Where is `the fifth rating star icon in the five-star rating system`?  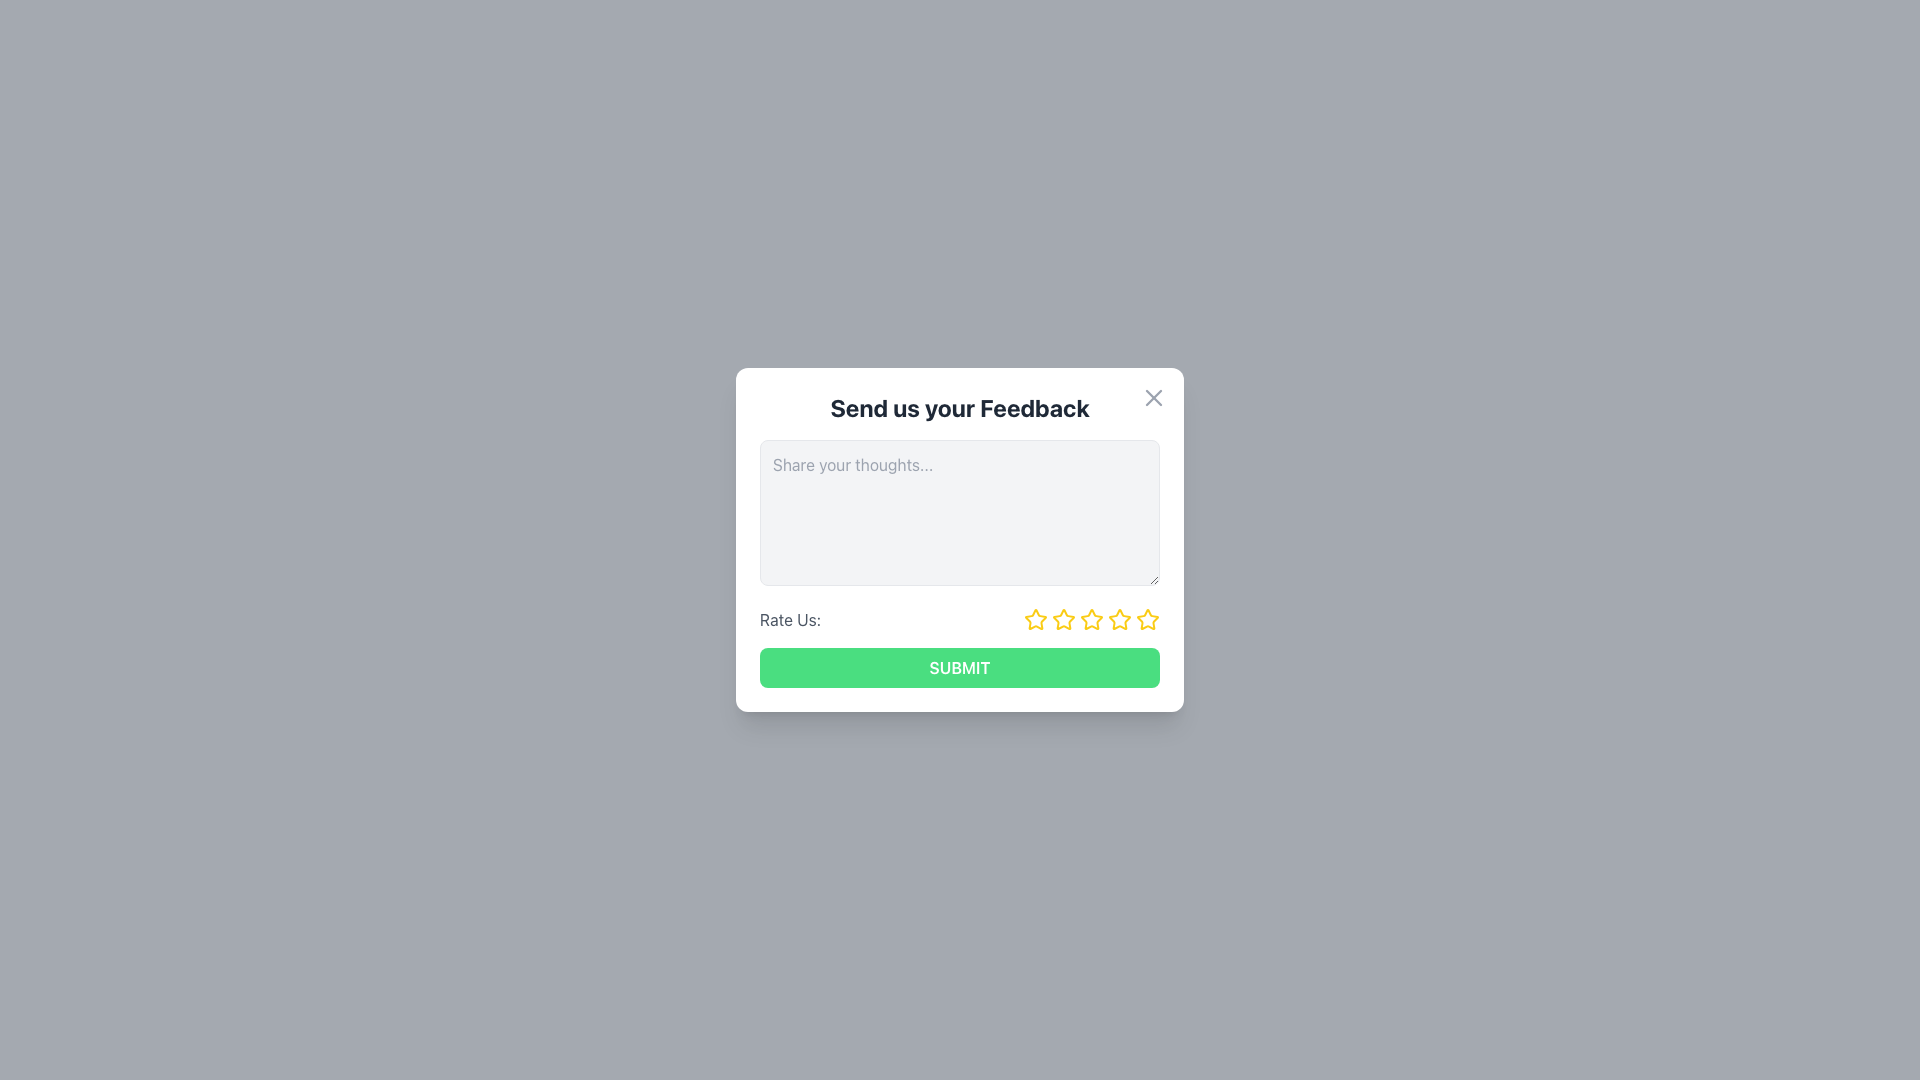 the fifth rating star icon in the five-star rating system is located at coordinates (1118, 618).